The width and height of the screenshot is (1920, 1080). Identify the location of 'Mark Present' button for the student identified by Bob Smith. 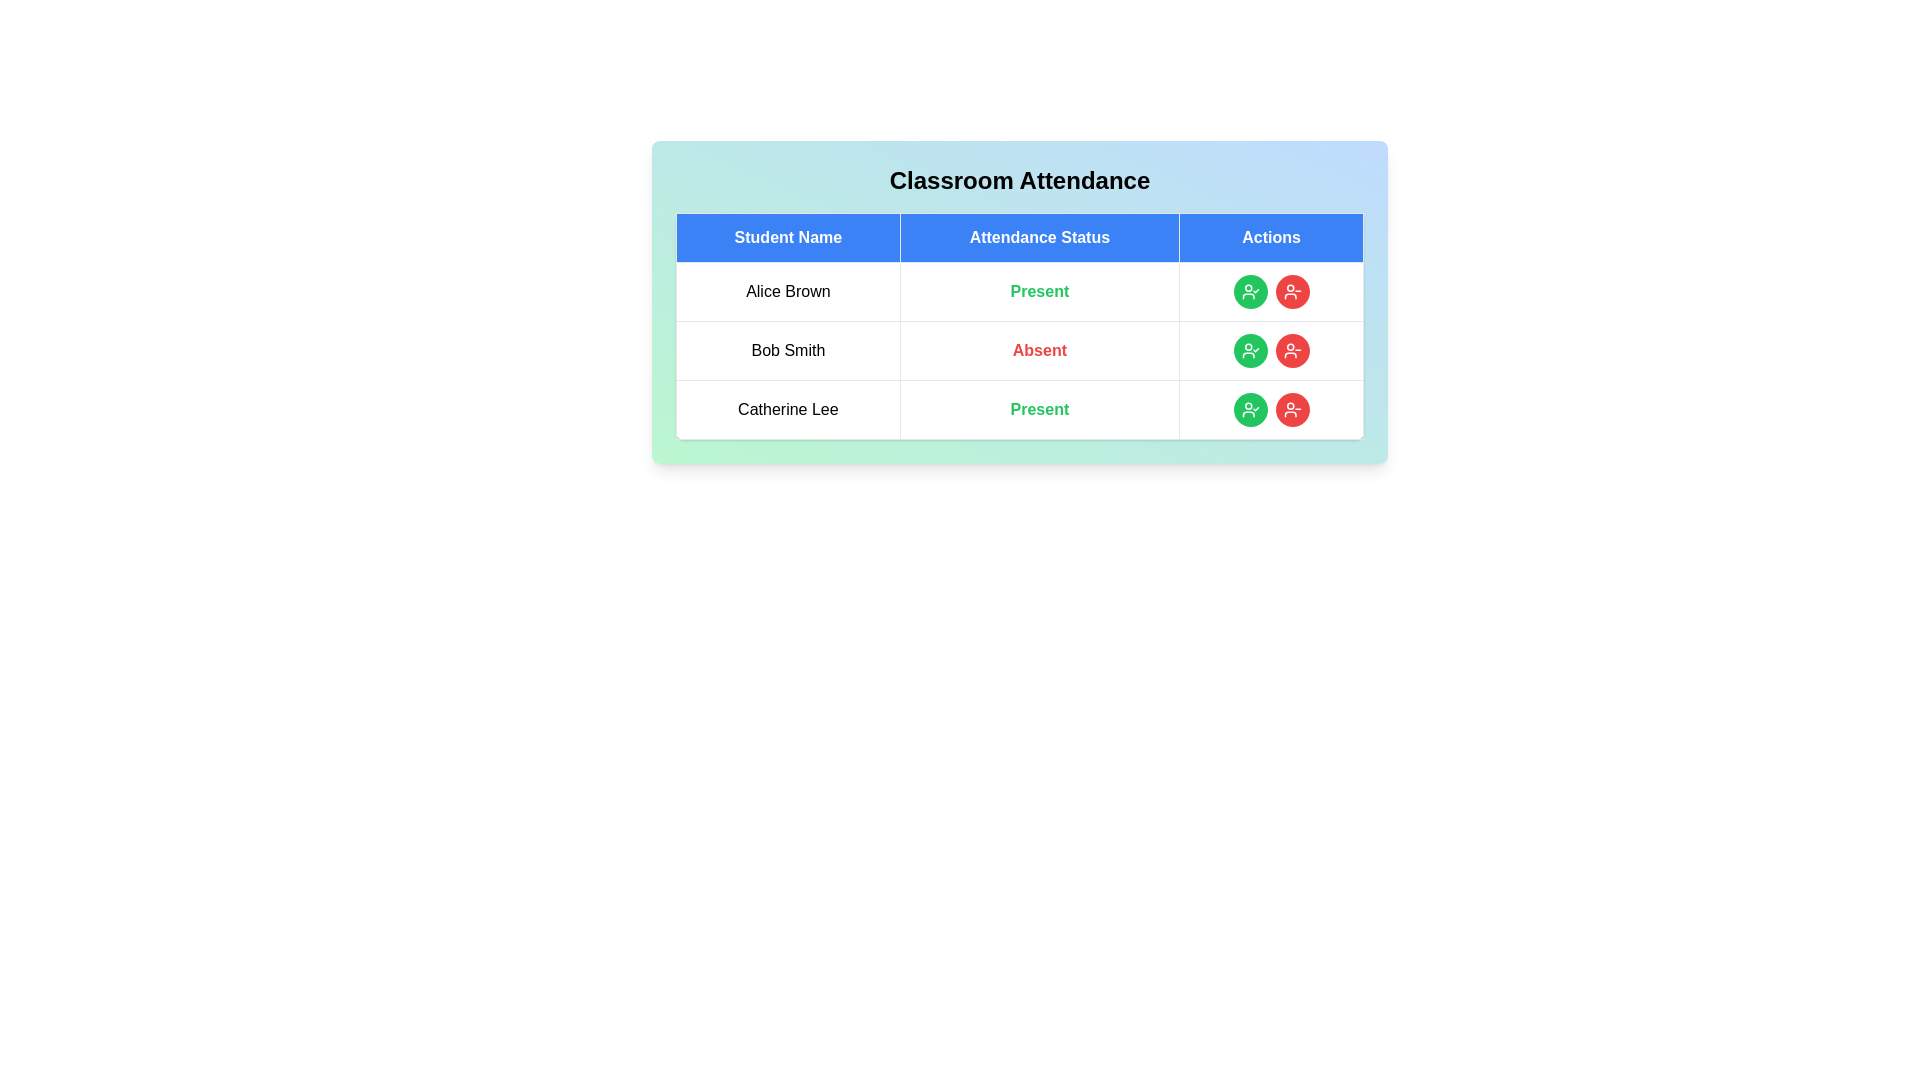
(1249, 350).